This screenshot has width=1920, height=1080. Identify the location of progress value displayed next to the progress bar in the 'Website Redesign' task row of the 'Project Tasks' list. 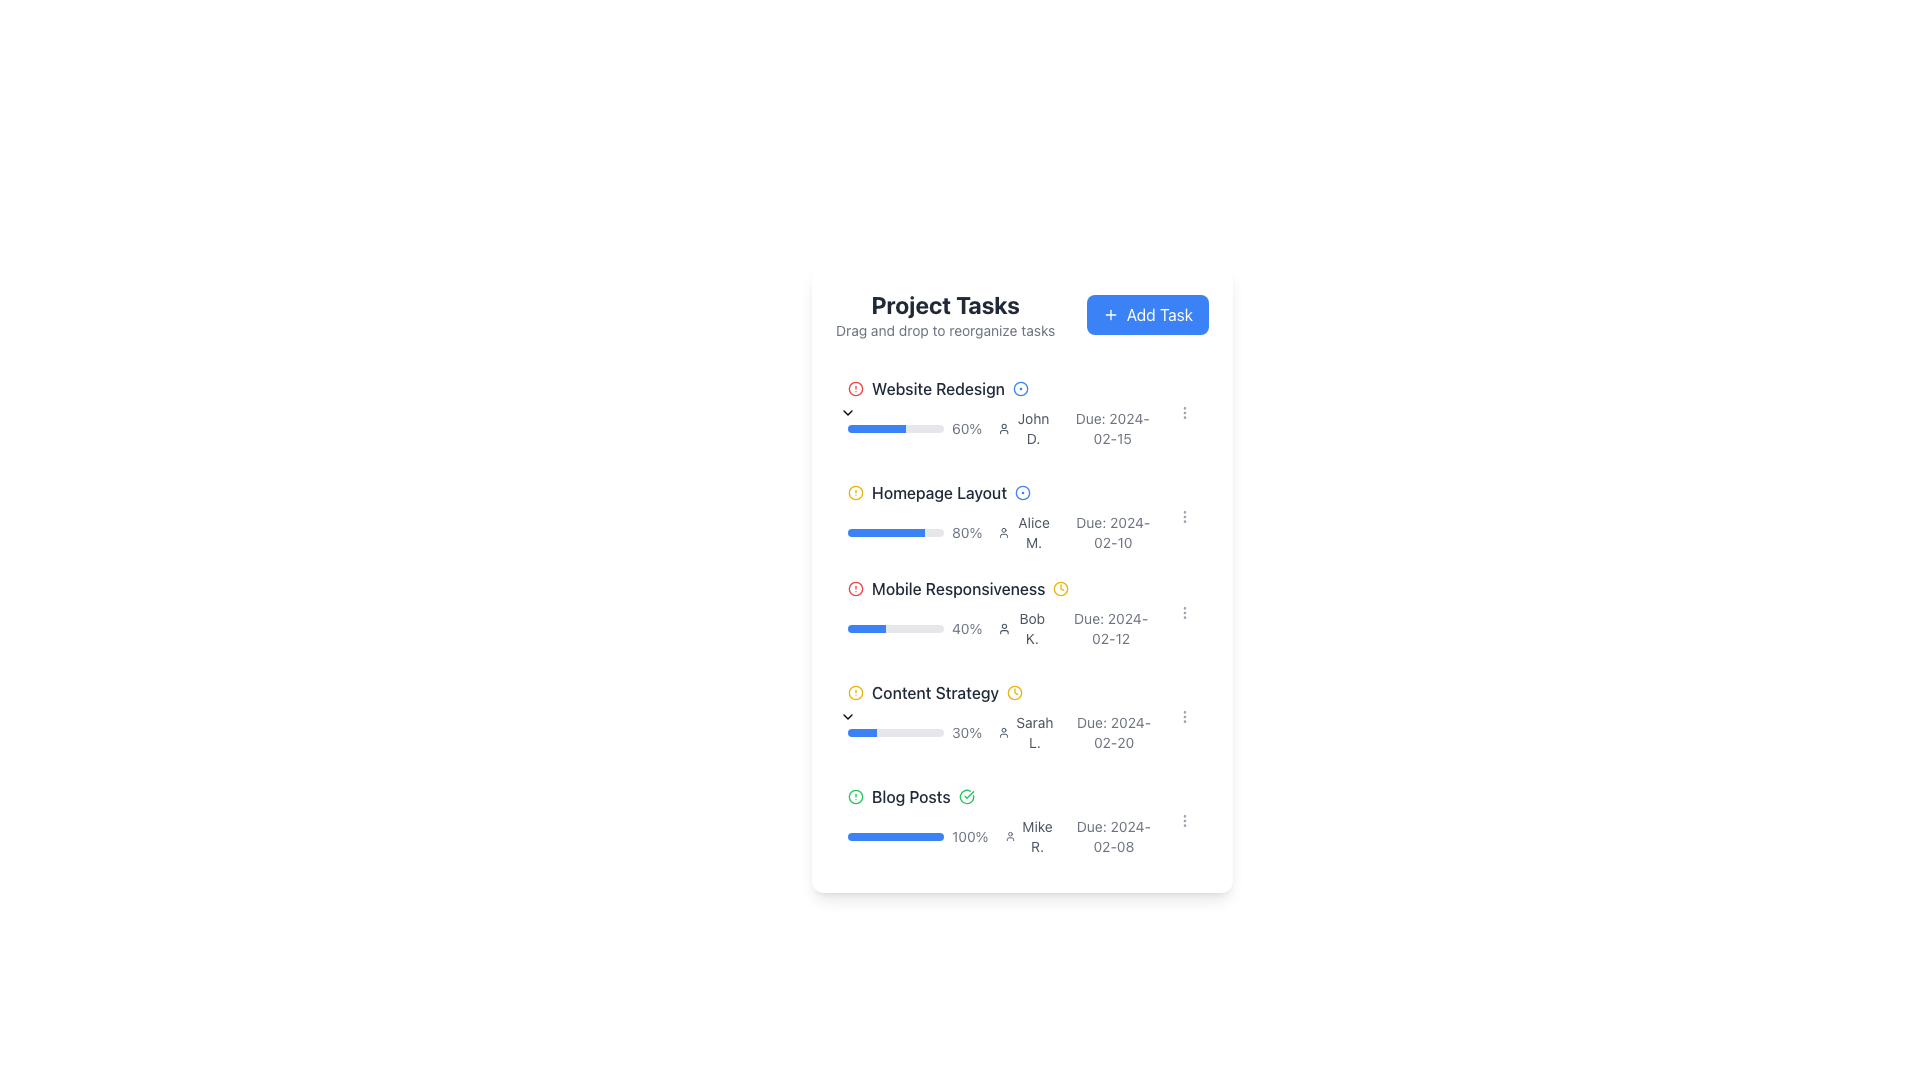
(914, 427).